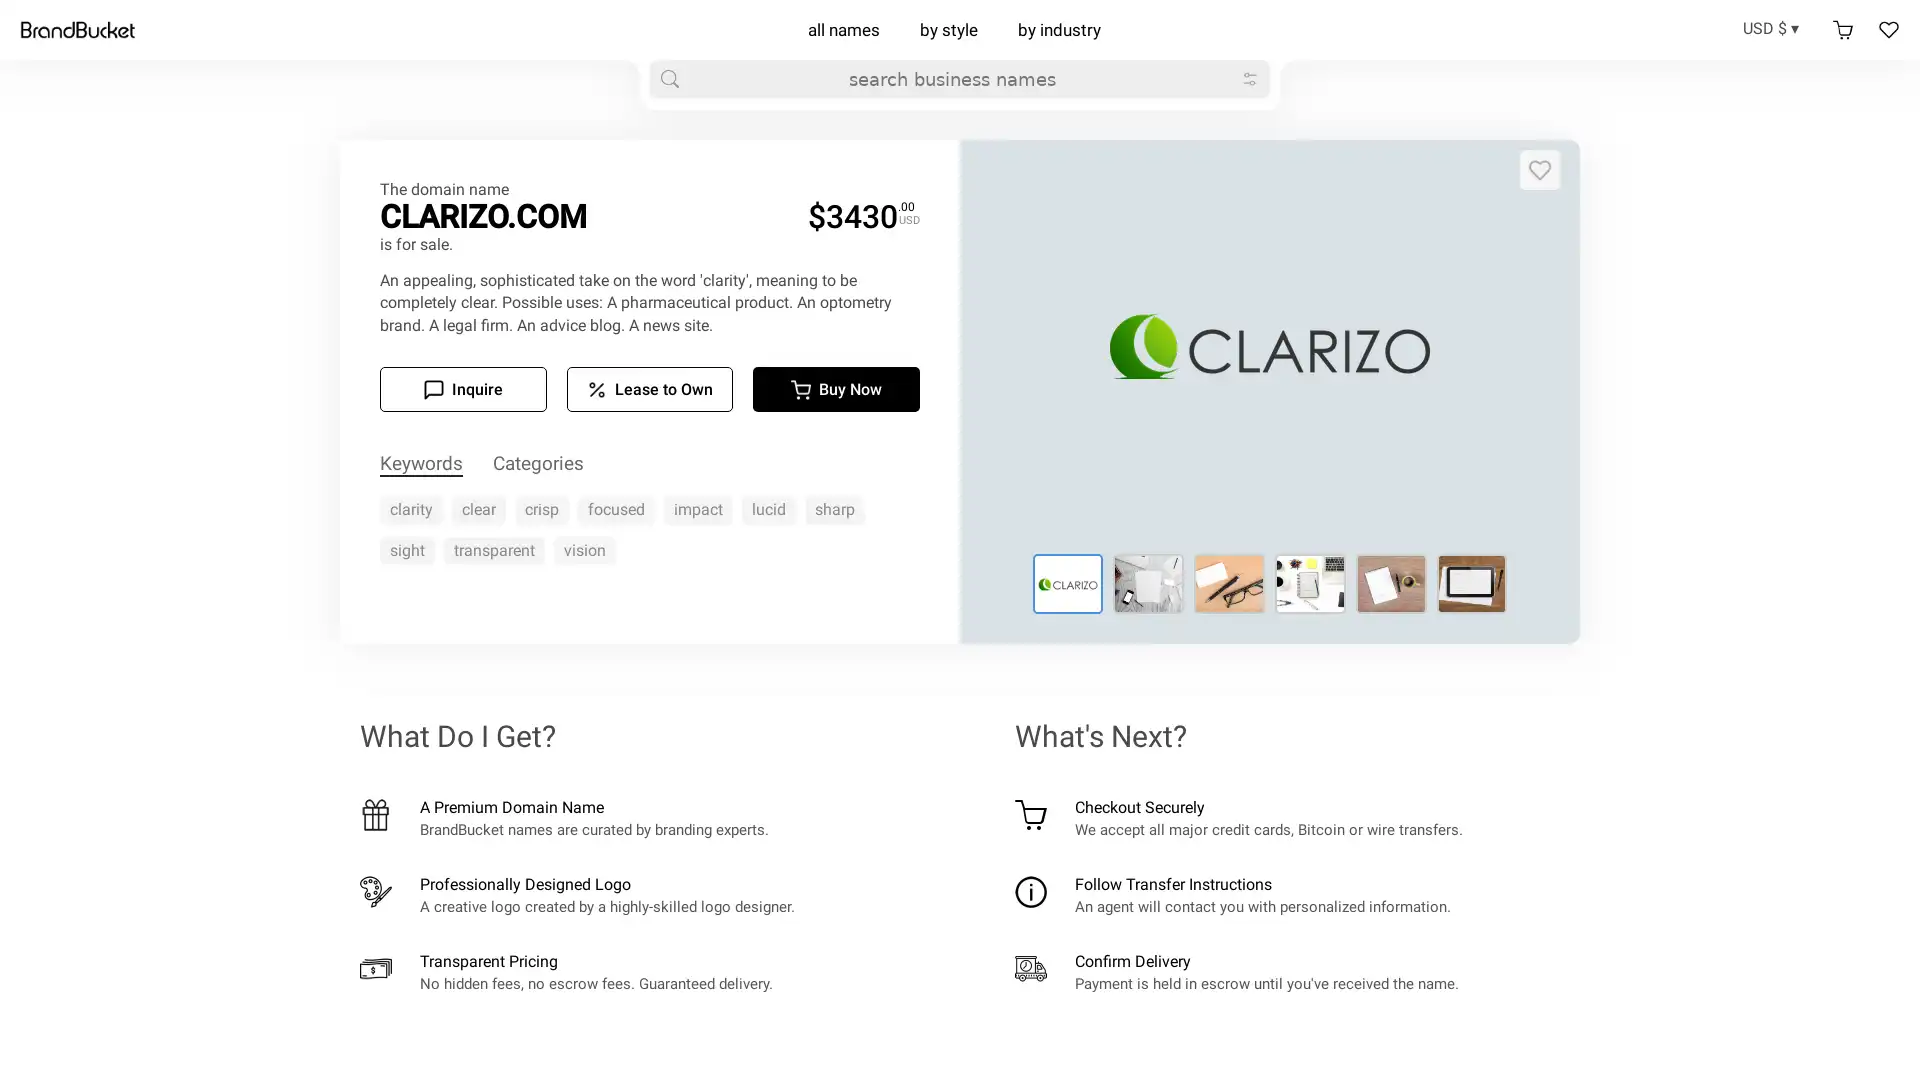  What do you see at coordinates (1471, 583) in the screenshot?
I see `Logo for clarizo.com` at bounding box center [1471, 583].